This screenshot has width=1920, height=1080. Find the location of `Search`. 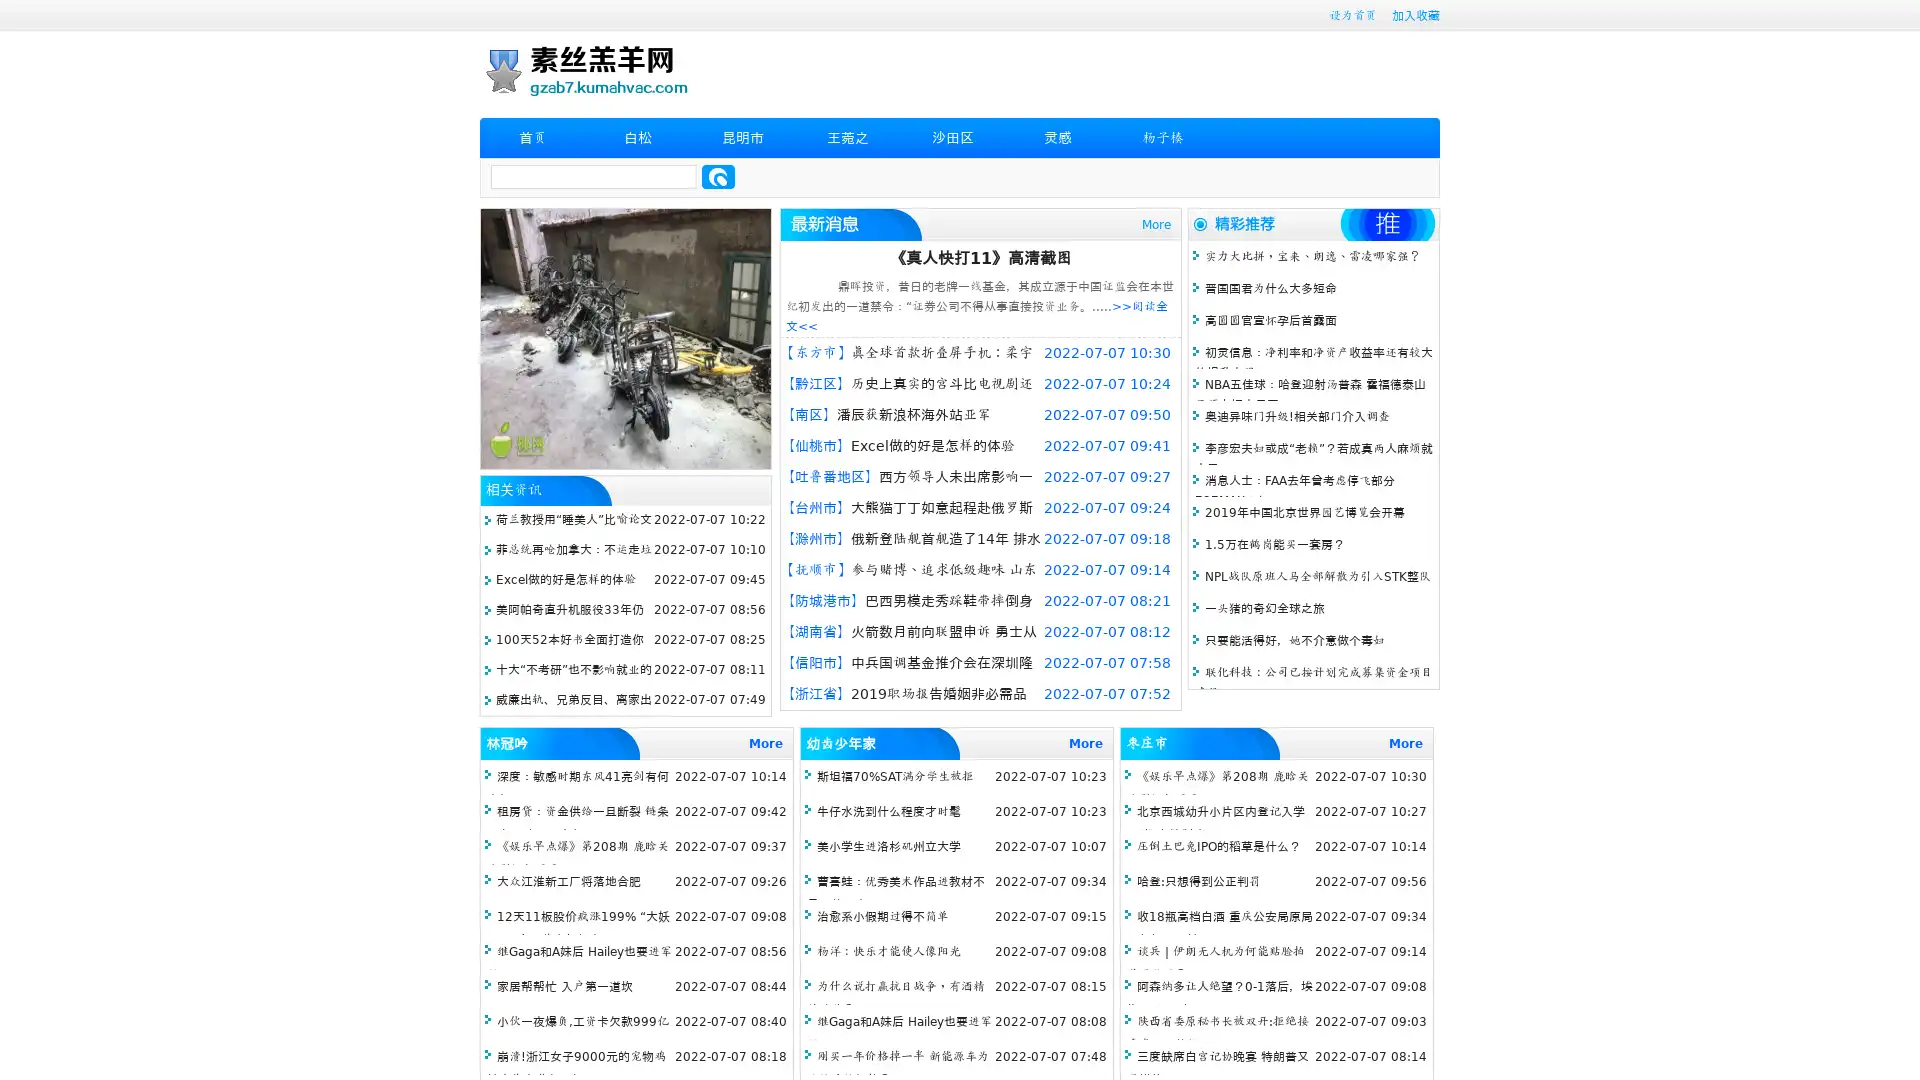

Search is located at coordinates (718, 176).